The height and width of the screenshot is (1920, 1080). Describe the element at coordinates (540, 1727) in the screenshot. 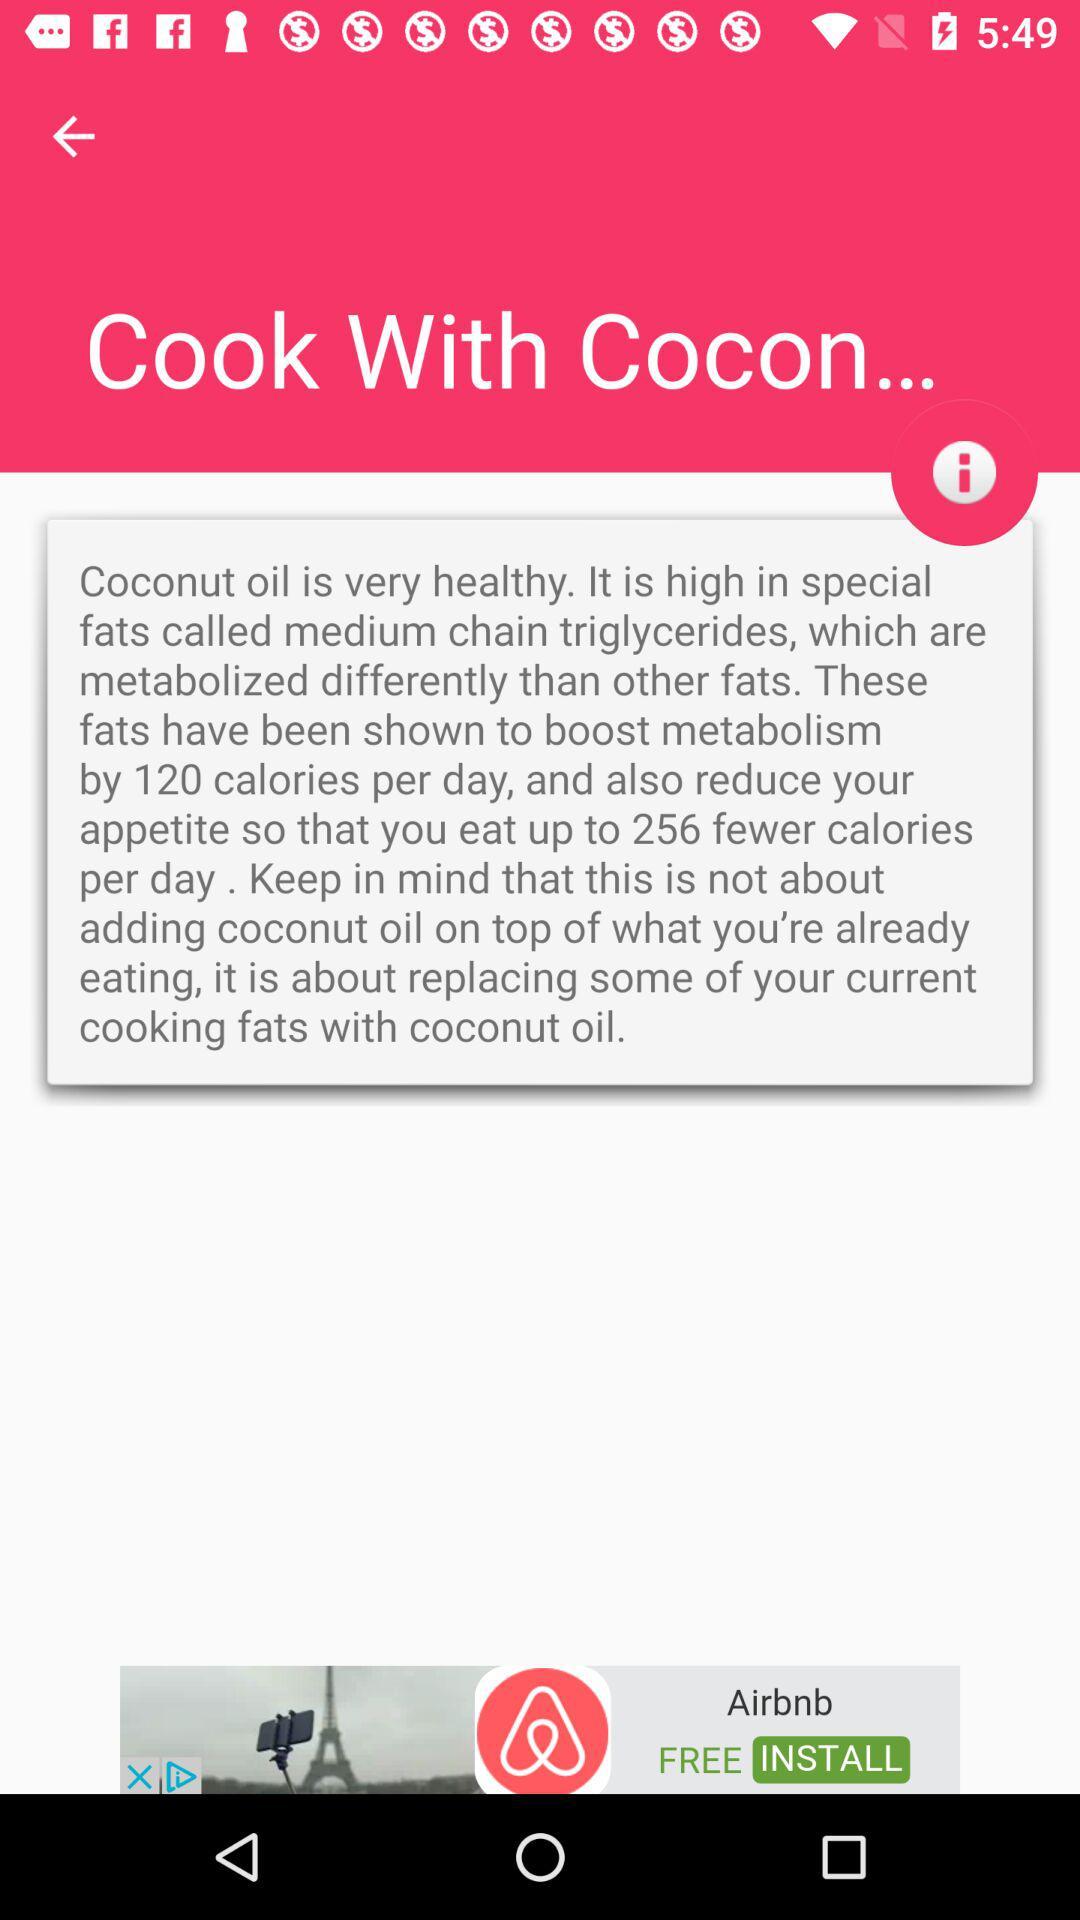

I see `advertisements` at that location.